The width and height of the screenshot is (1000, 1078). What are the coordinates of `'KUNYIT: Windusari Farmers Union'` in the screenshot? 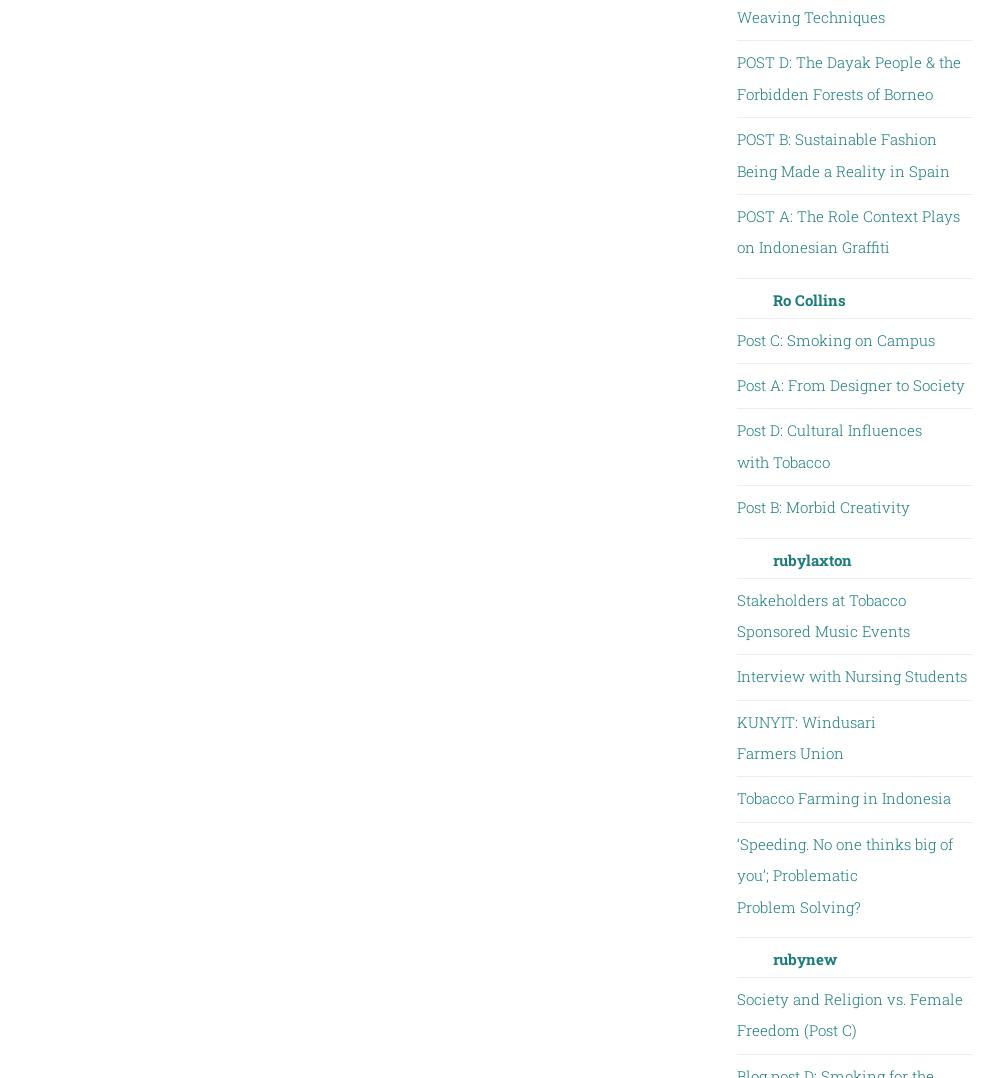 It's located at (735, 737).